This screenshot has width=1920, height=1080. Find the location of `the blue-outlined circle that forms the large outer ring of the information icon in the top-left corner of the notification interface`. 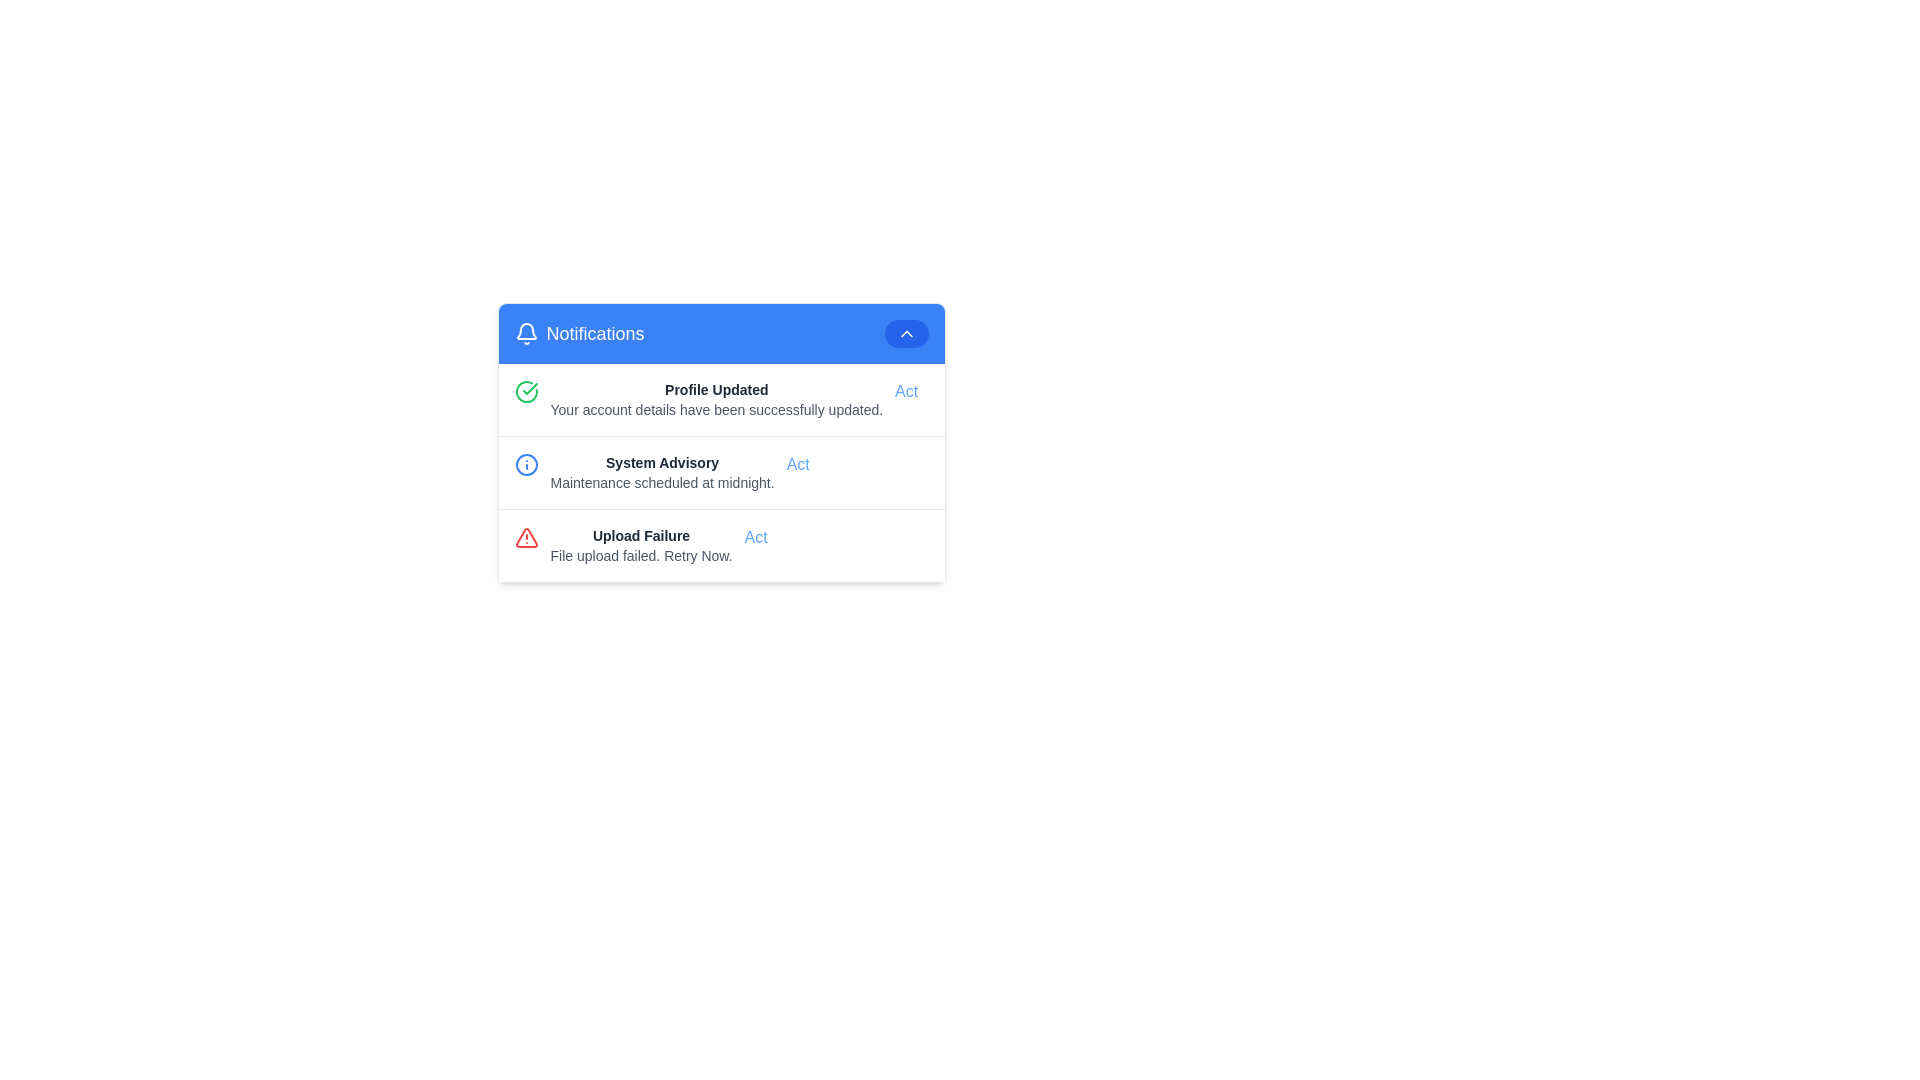

the blue-outlined circle that forms the large outer ring of the information icon in the top-left corner of the notification interface is located at coordinates (526, 465).